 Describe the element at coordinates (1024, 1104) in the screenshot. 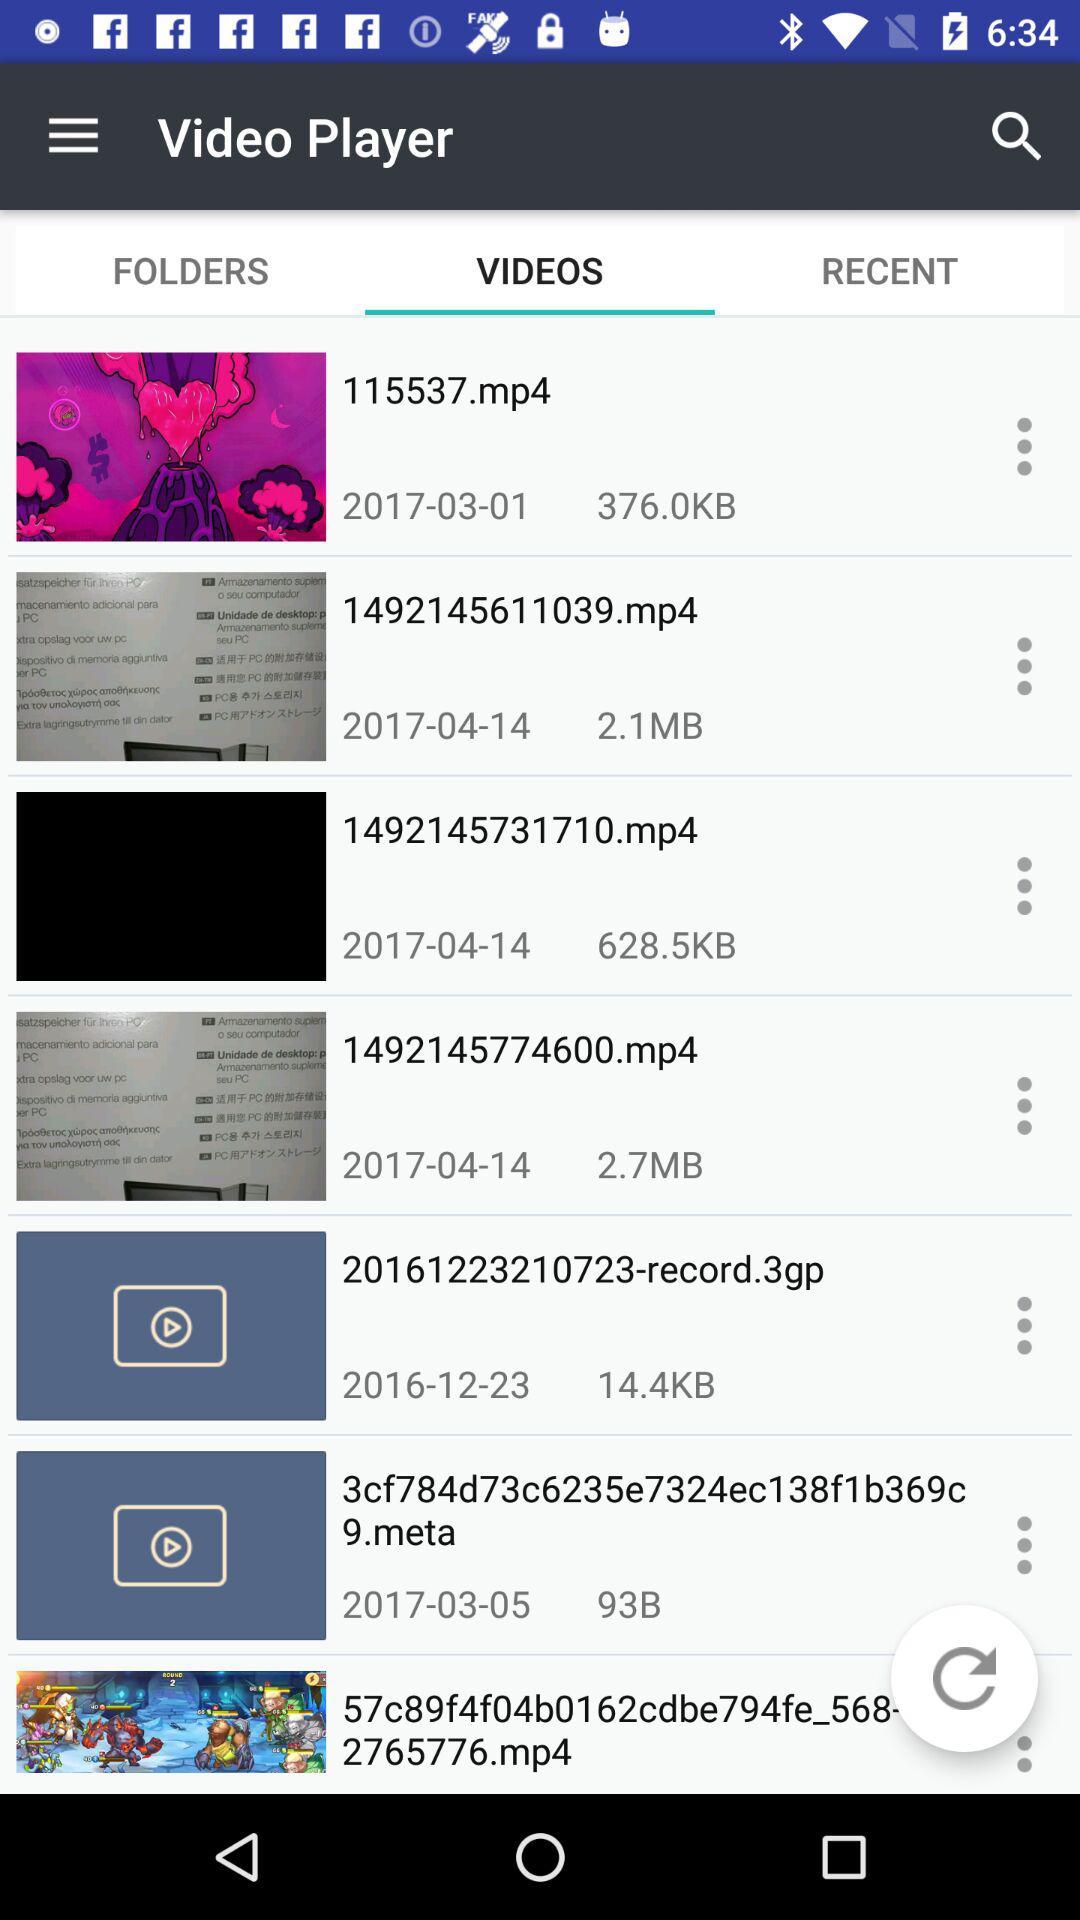

I see `more info` at that location.